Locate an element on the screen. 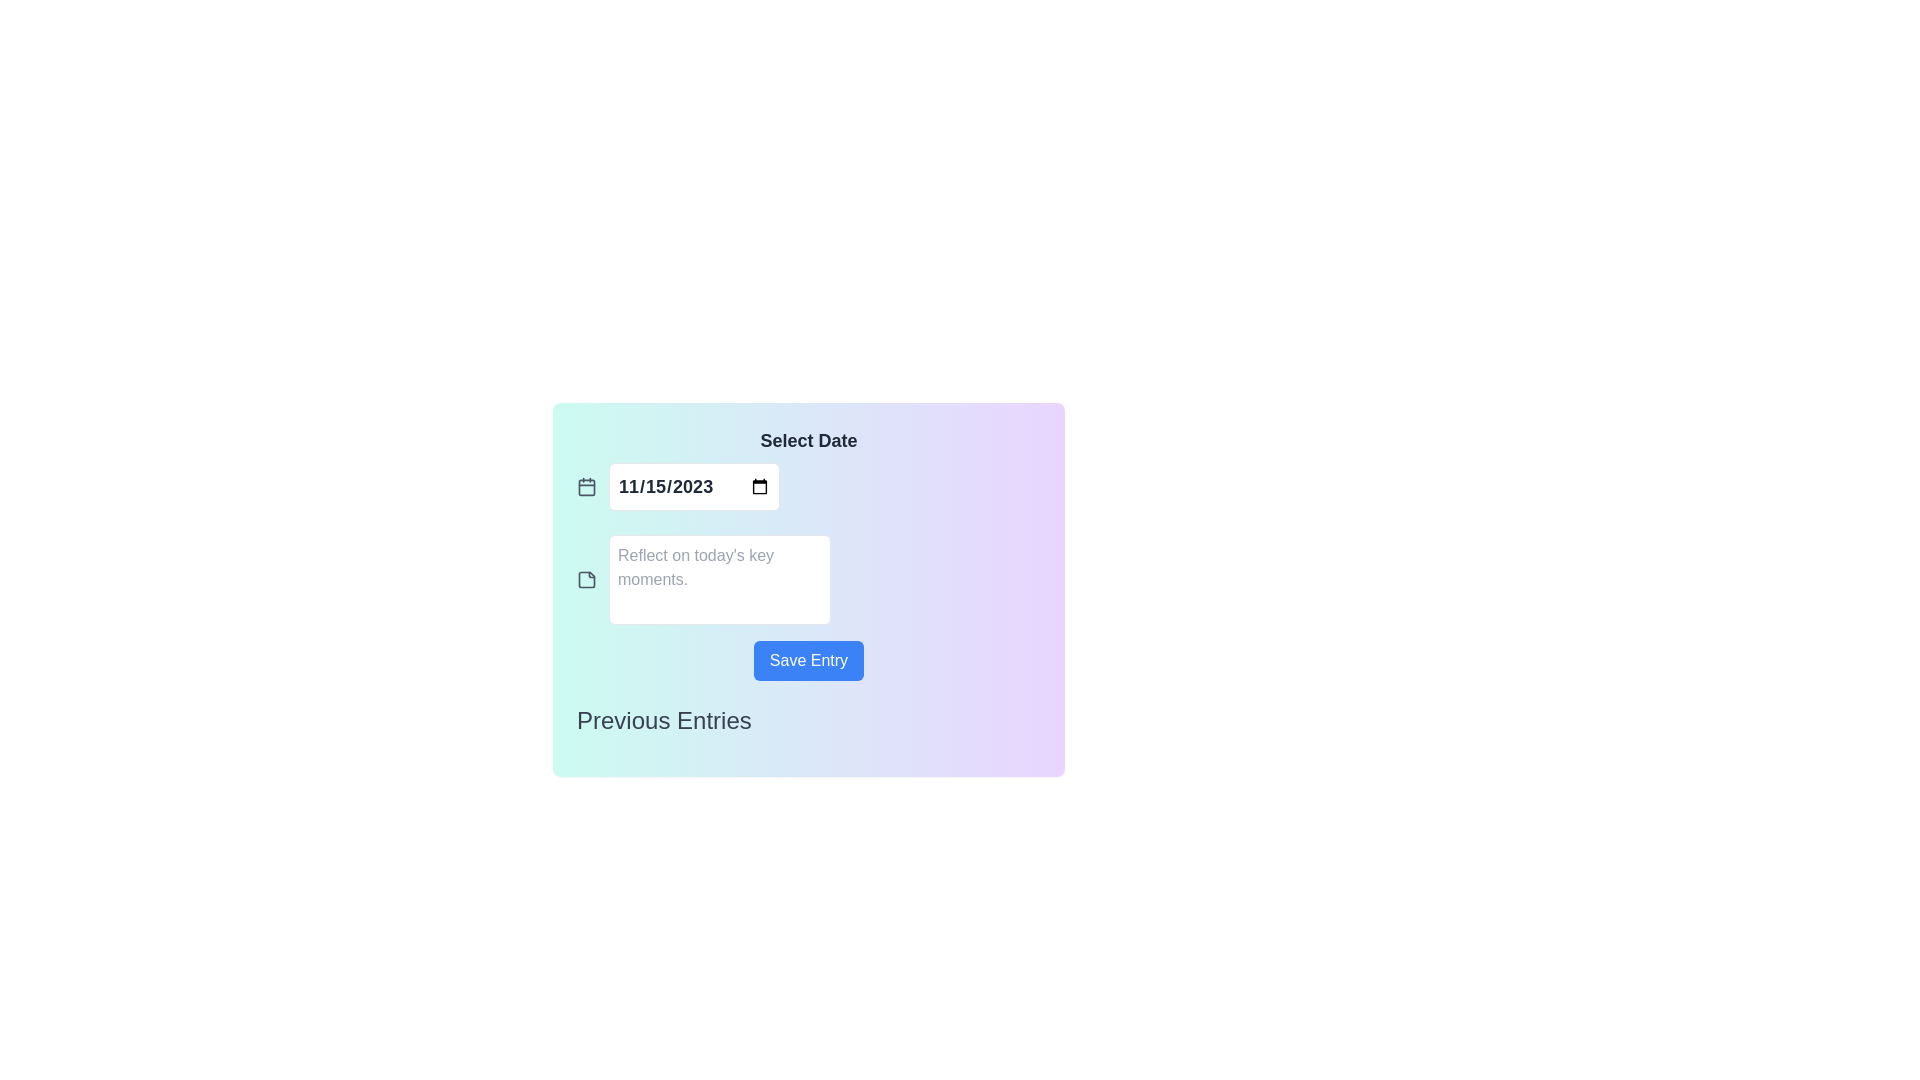 The width and height of the screenshot is (1920, 1080). the calendar icon located to the left of the date input box is located at coordinates (585, 486).